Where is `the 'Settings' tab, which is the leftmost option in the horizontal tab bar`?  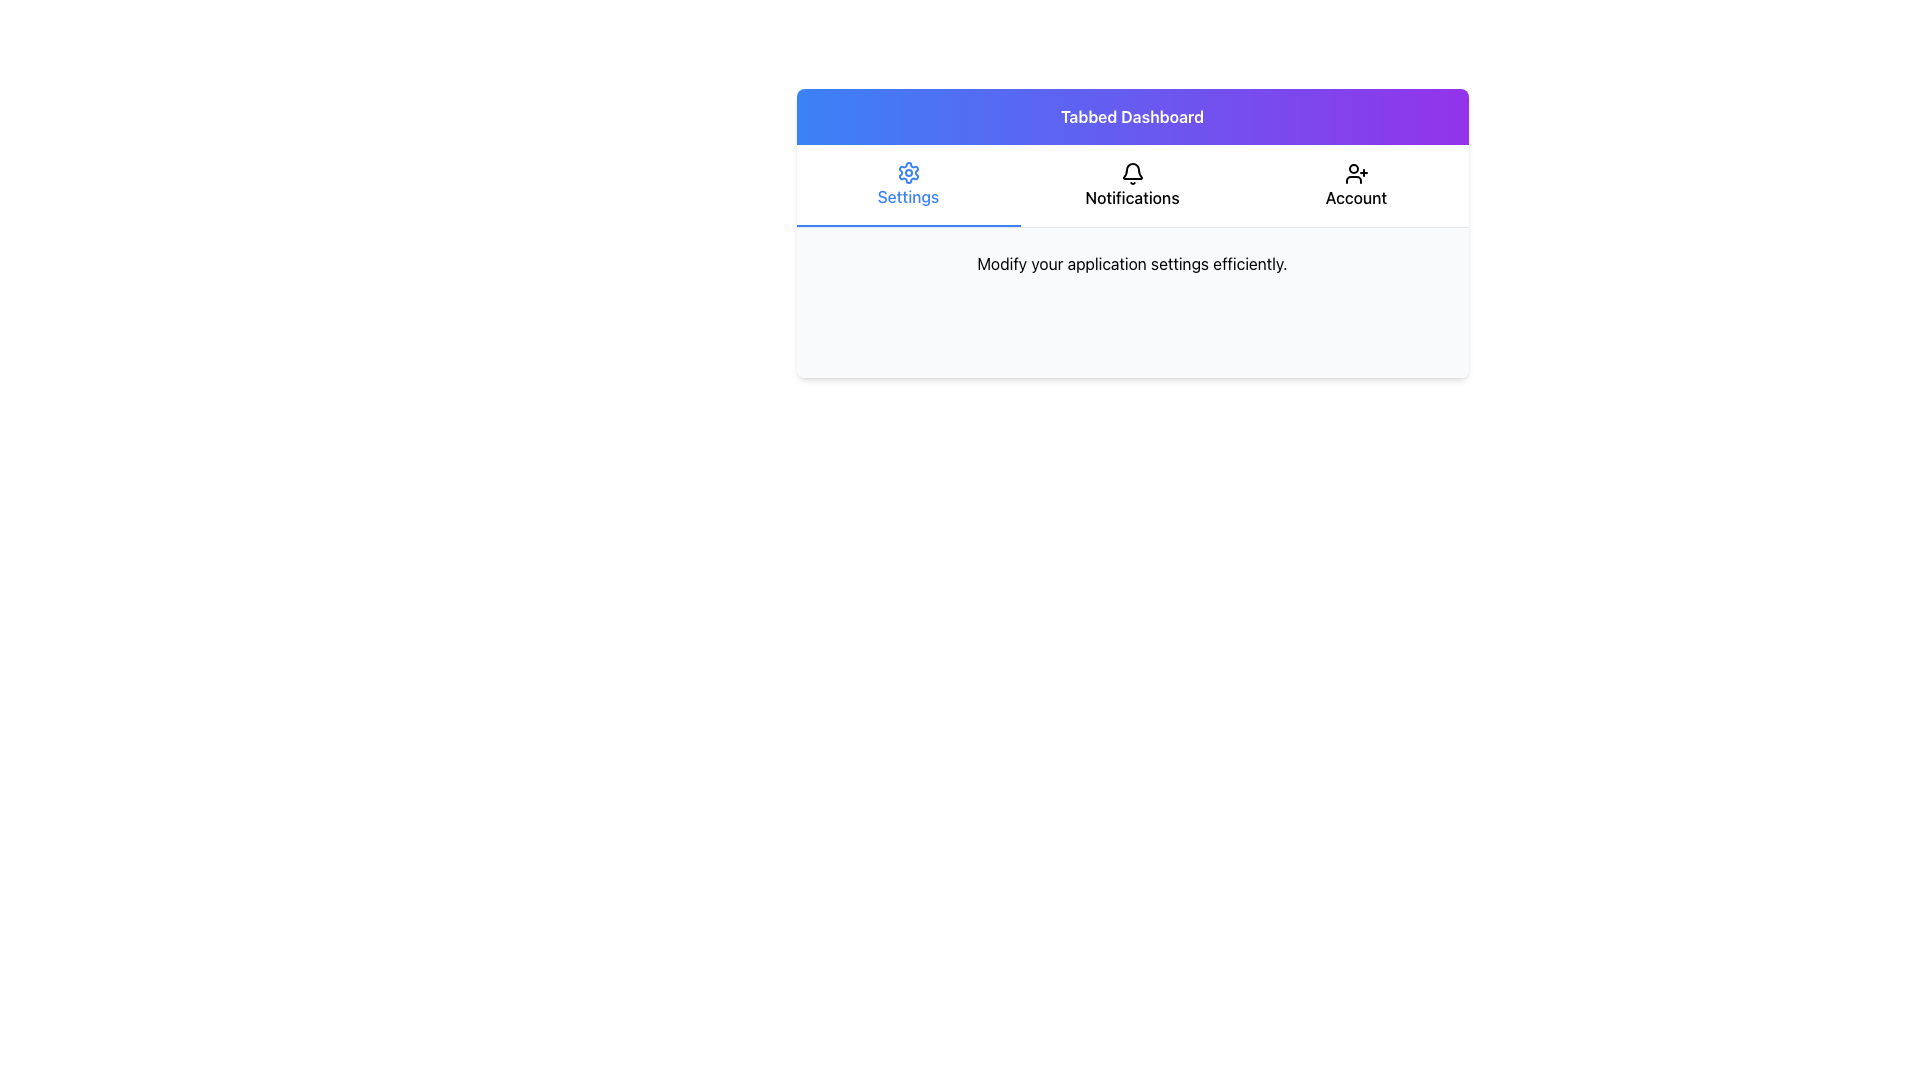
the 'Settings' tab, which is the leftmost option in the horizontal tab bar is located at coordinates (907, 185).